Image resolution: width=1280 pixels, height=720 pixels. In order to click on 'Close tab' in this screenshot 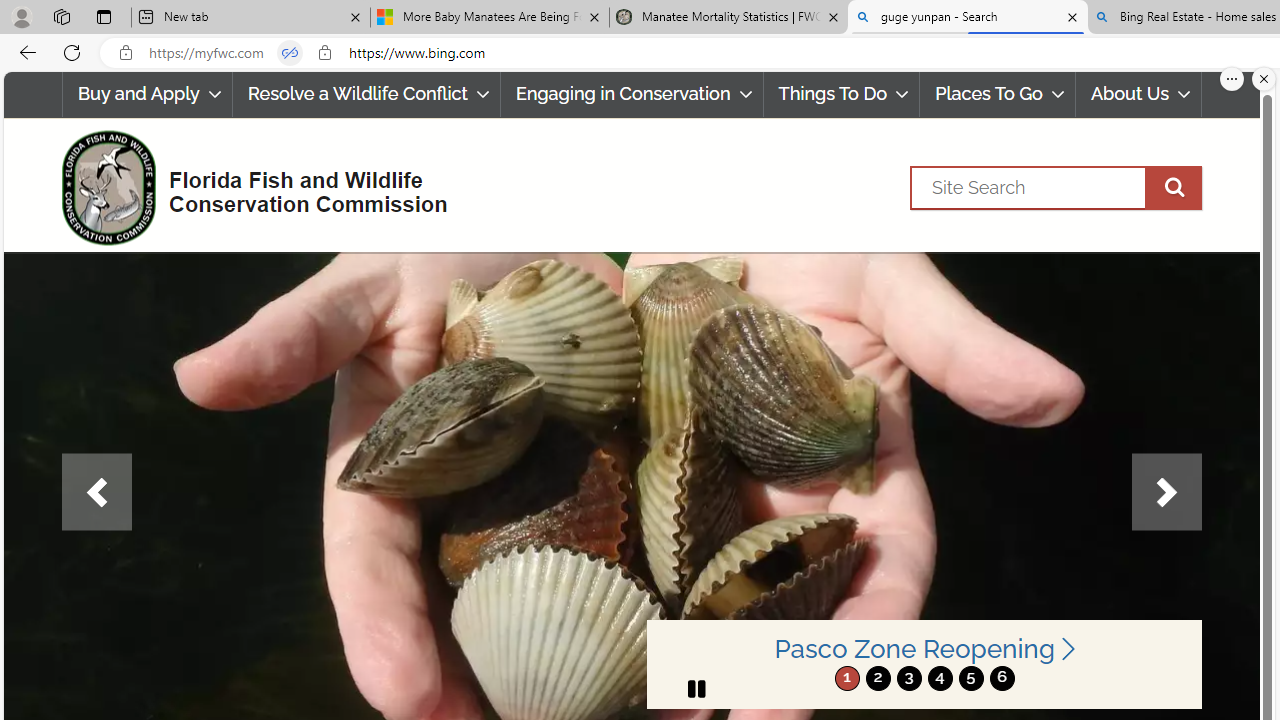, I will do `click(1071, 17)`.